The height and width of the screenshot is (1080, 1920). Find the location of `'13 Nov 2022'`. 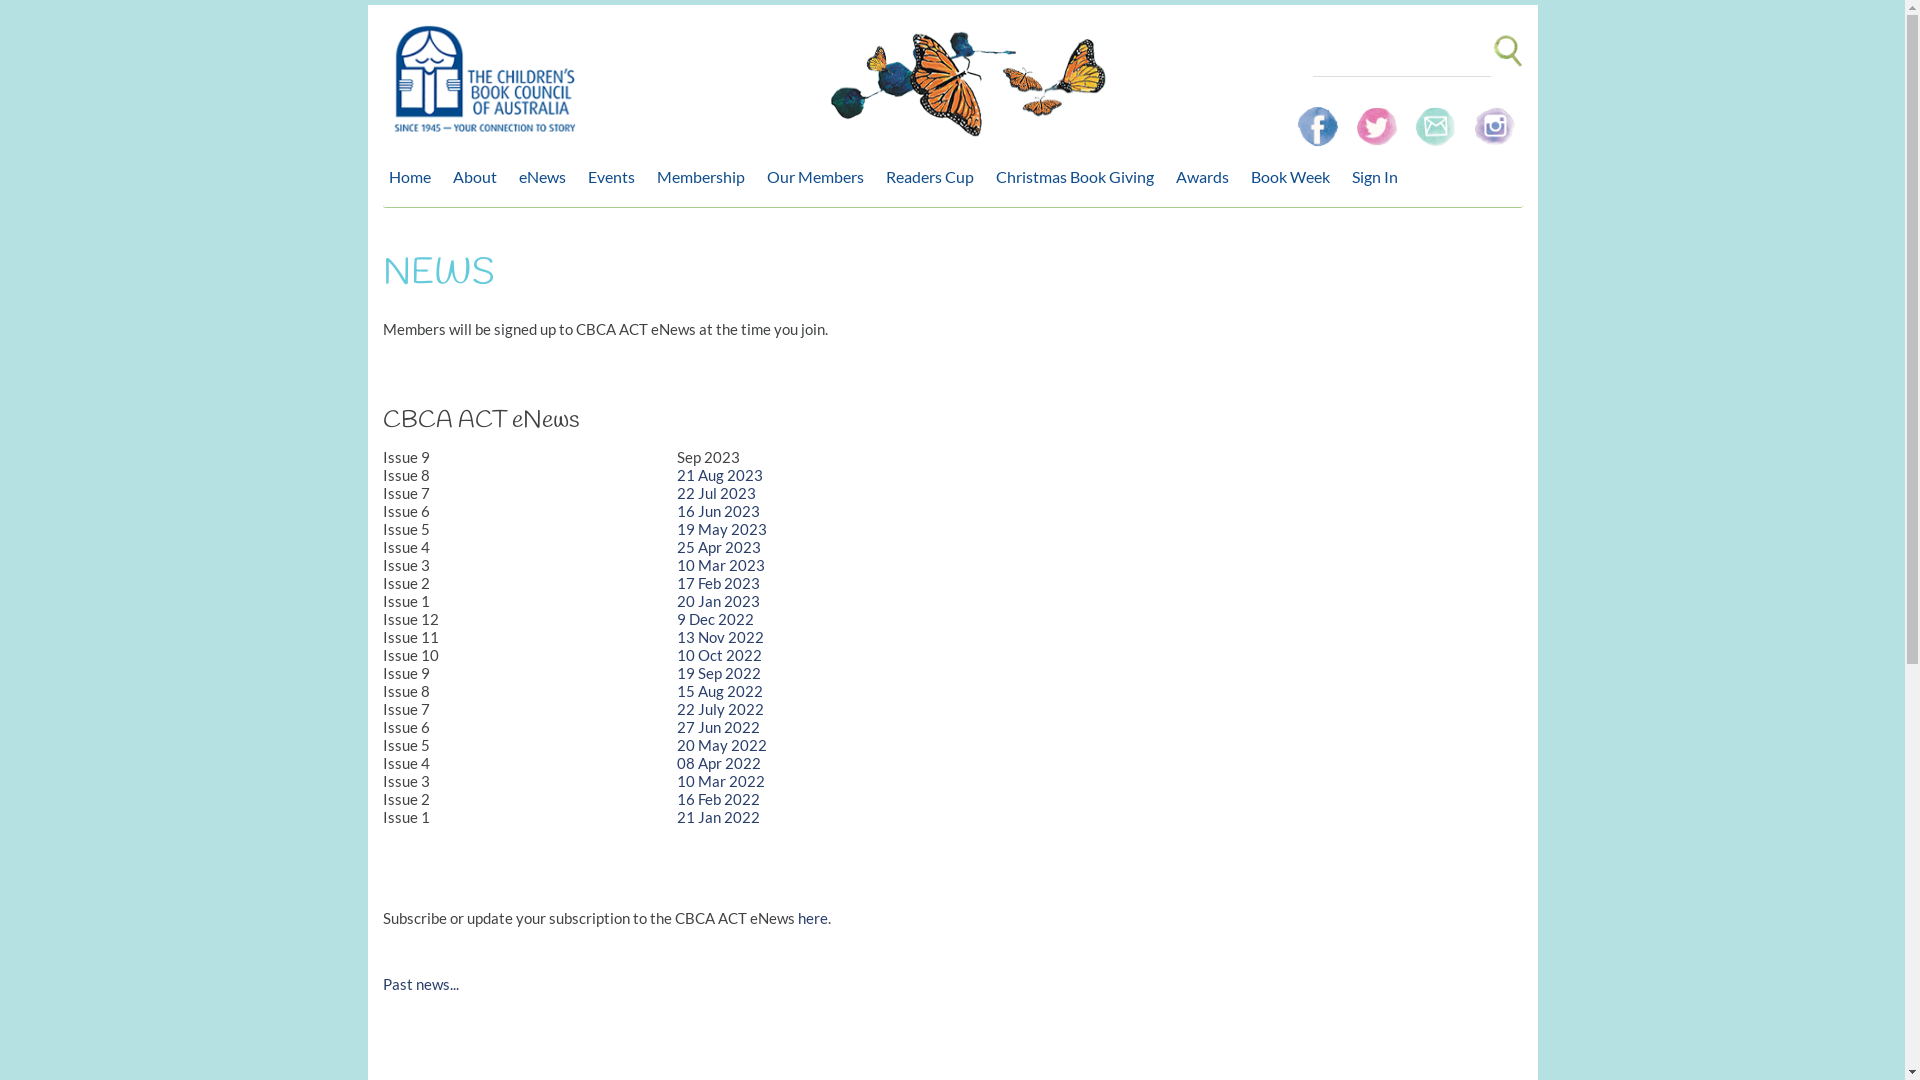

'13 Nov 2022' is located at coordinates (720, 636).